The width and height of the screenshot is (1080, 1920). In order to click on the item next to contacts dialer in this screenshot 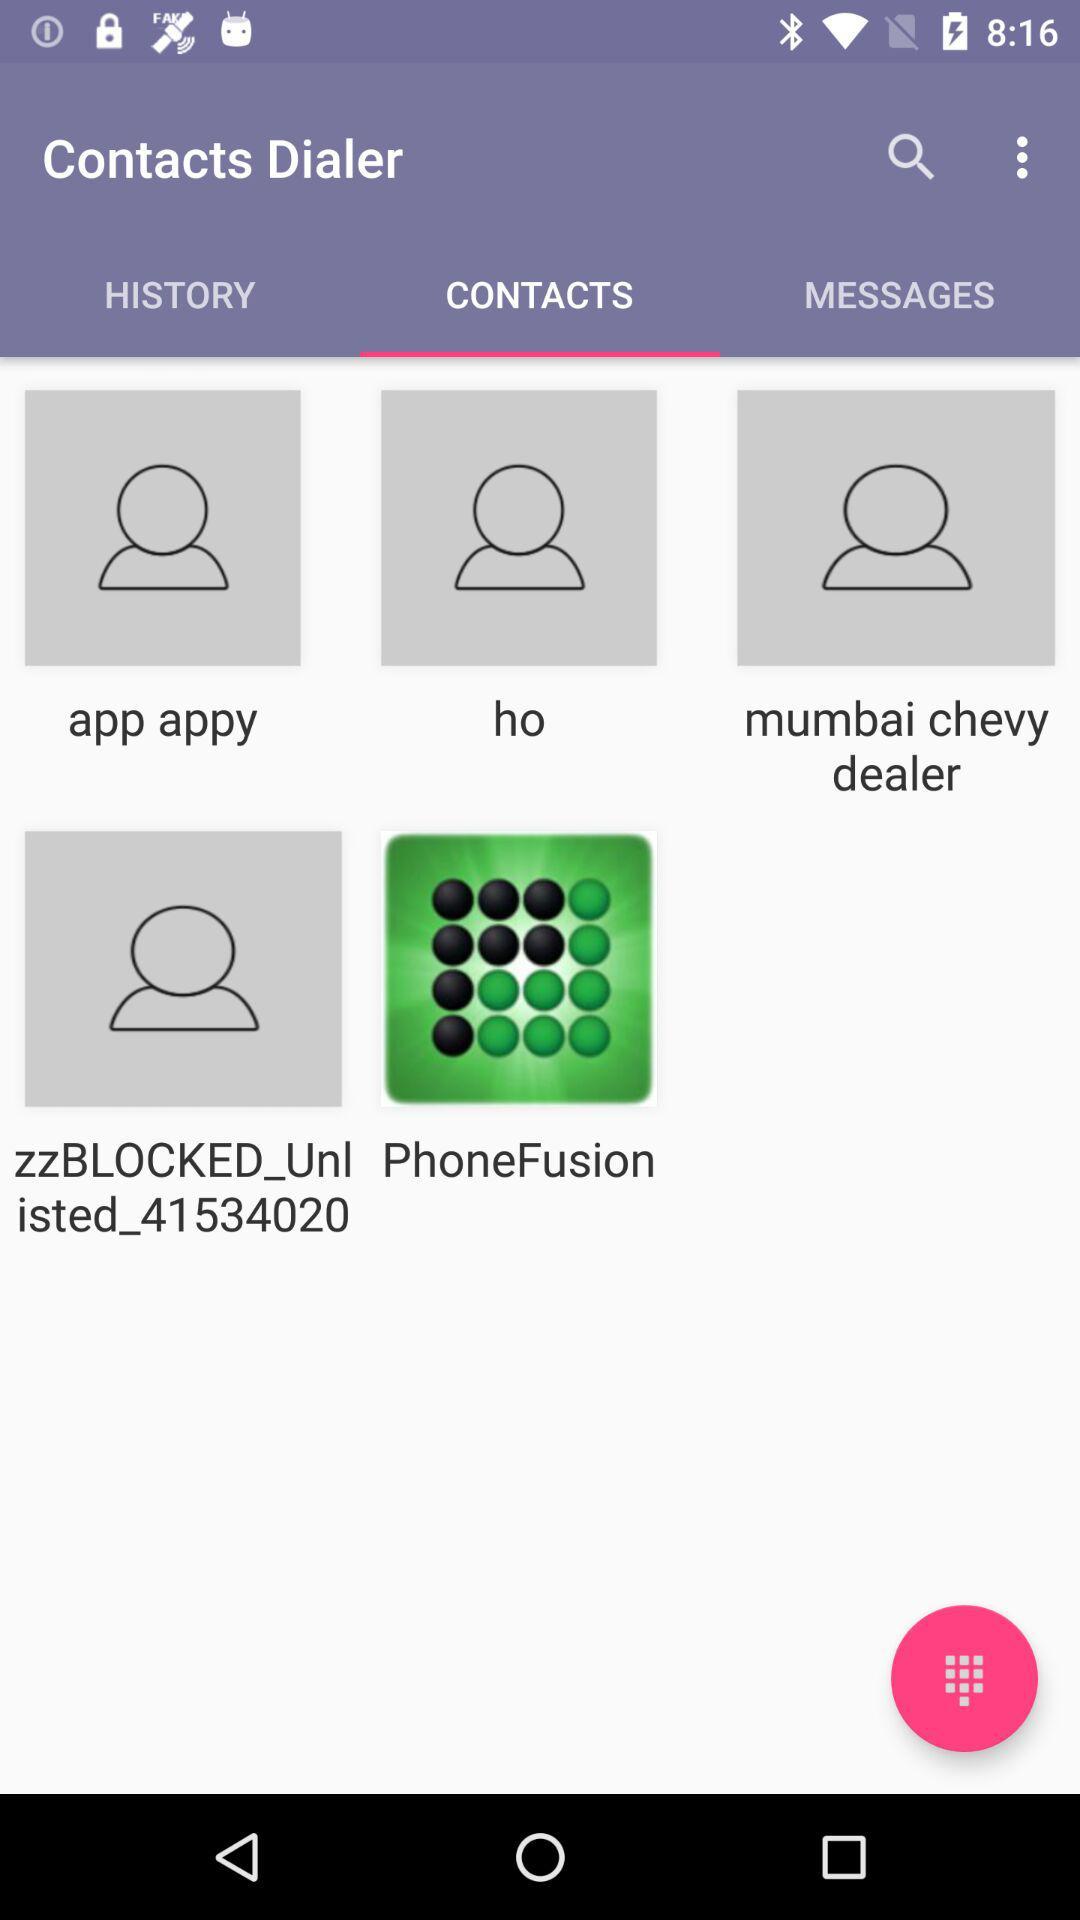, I will do `click(911, 156)`.